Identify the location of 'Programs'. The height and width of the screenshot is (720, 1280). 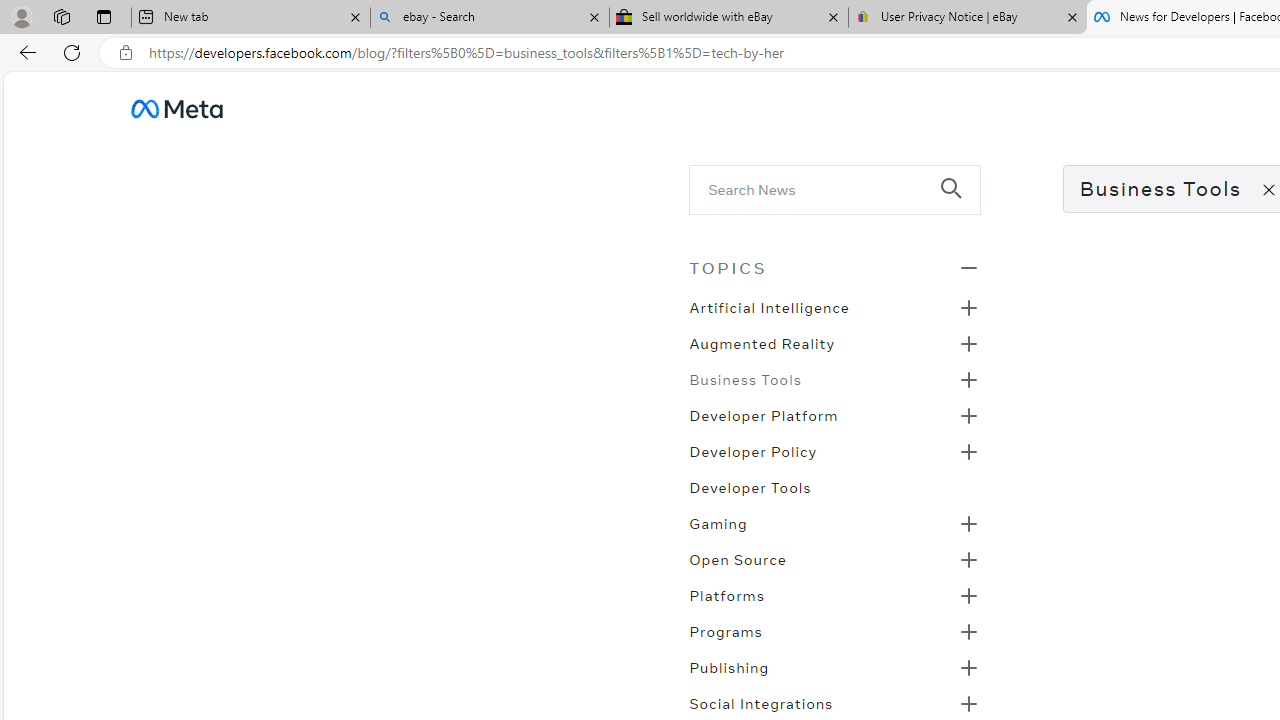
(724, 630).